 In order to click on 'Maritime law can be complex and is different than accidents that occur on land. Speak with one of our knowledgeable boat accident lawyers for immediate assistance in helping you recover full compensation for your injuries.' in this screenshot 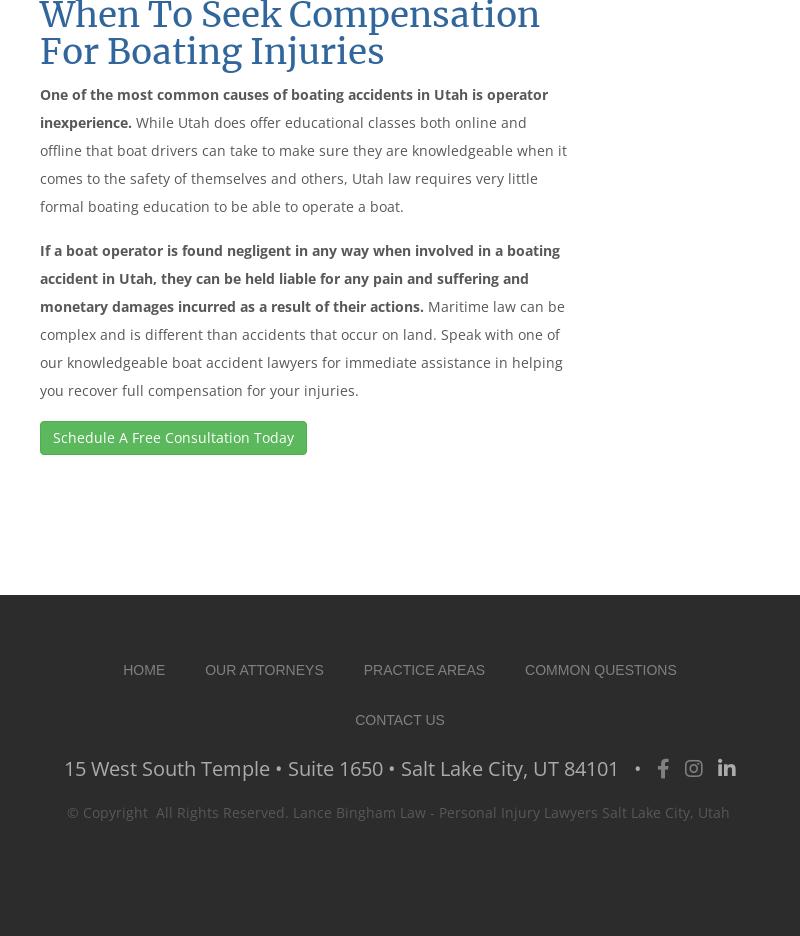, I will do `click(301, 346)`.